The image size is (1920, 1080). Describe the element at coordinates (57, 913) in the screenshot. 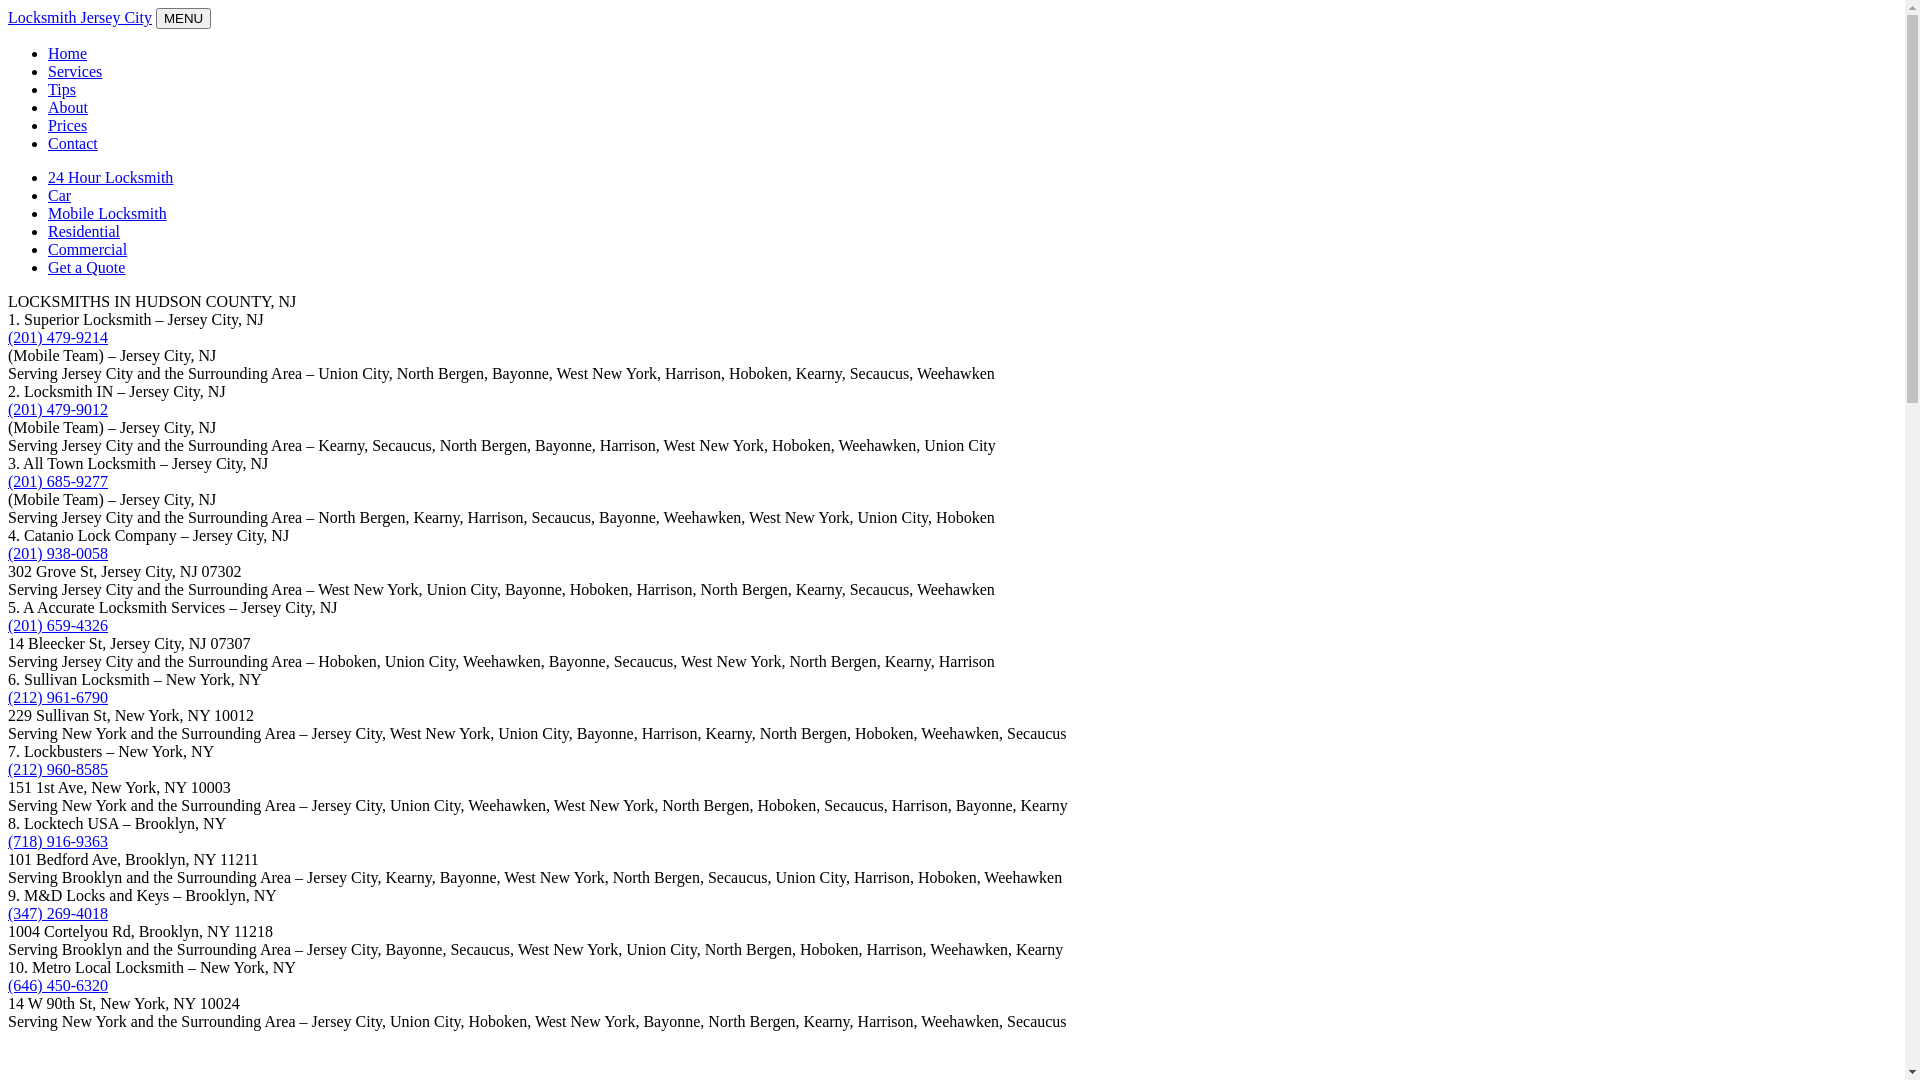

I see `'(347) 269-4018'` at that location.